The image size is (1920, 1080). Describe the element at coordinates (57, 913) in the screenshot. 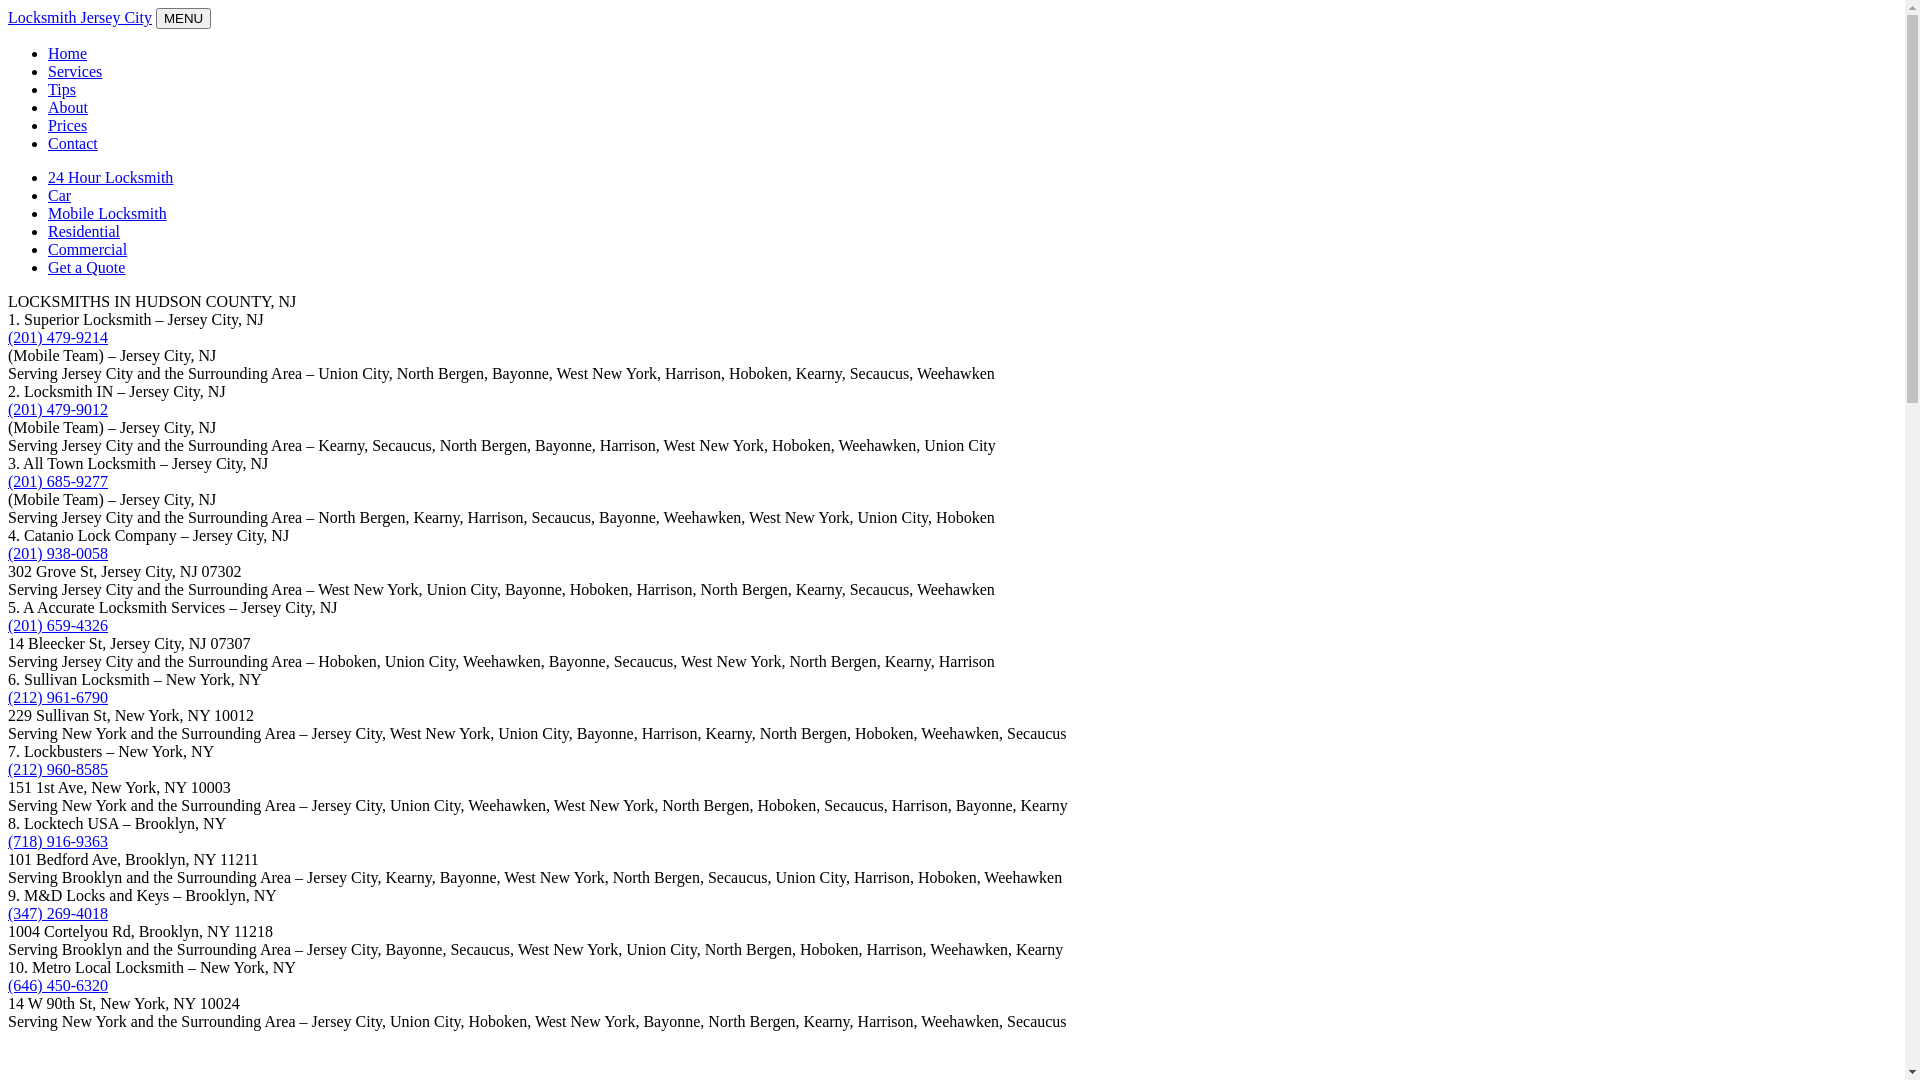

I see `'(347) 269-4018'` at that location.